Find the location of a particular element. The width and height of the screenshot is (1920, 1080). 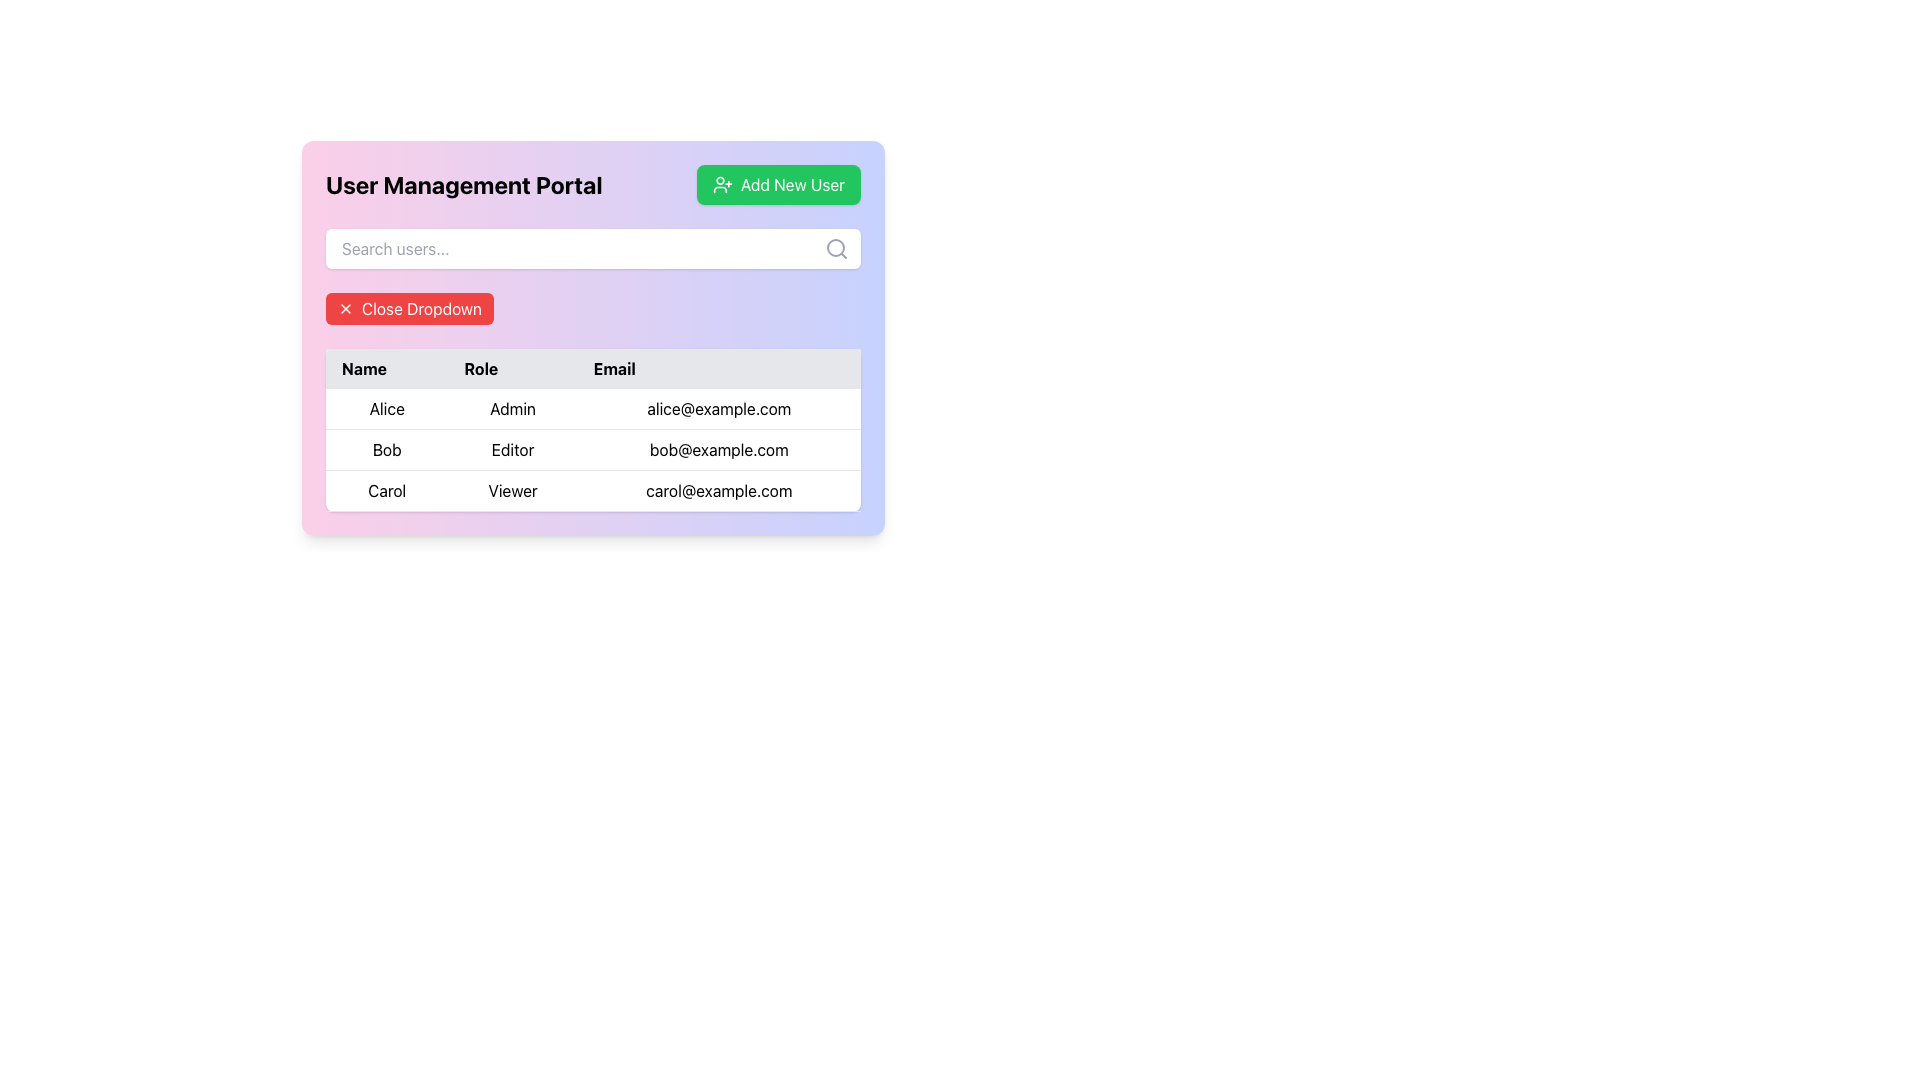

the icon located on the left side of the text label within the 'Close Dropdown' button is located at coordinates (345, 308).